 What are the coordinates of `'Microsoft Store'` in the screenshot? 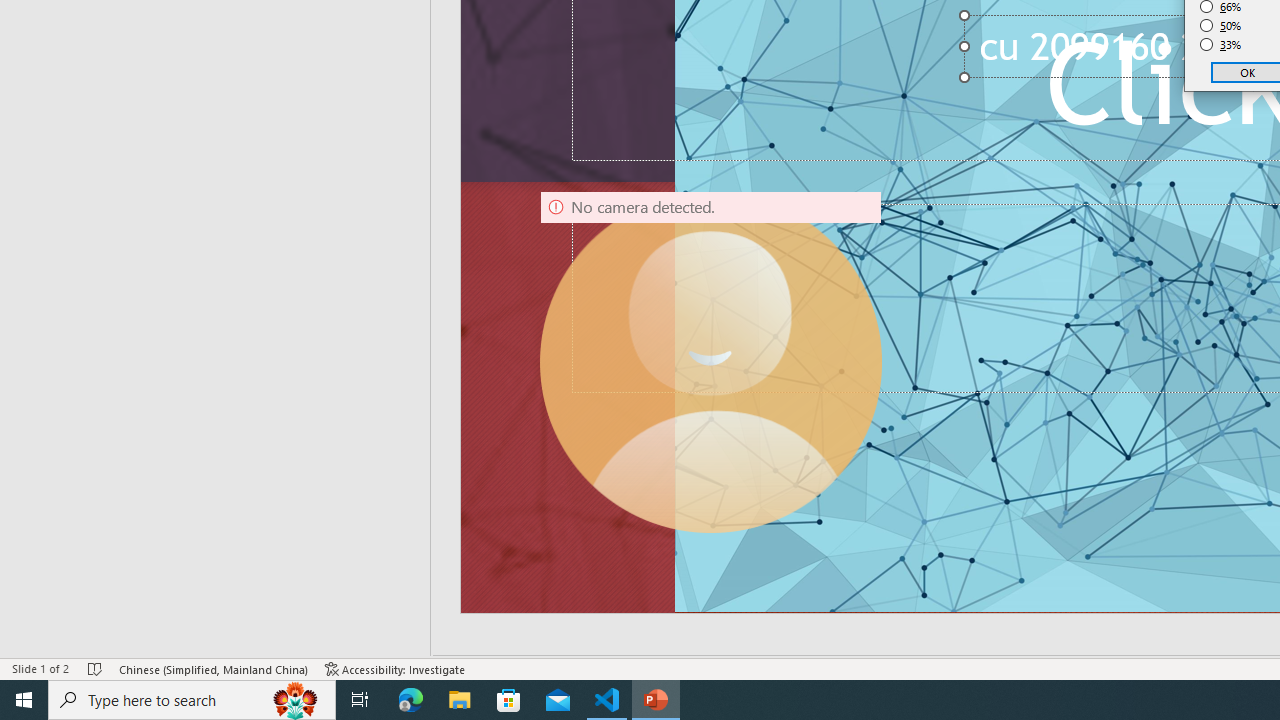 It's located at (509, 698).